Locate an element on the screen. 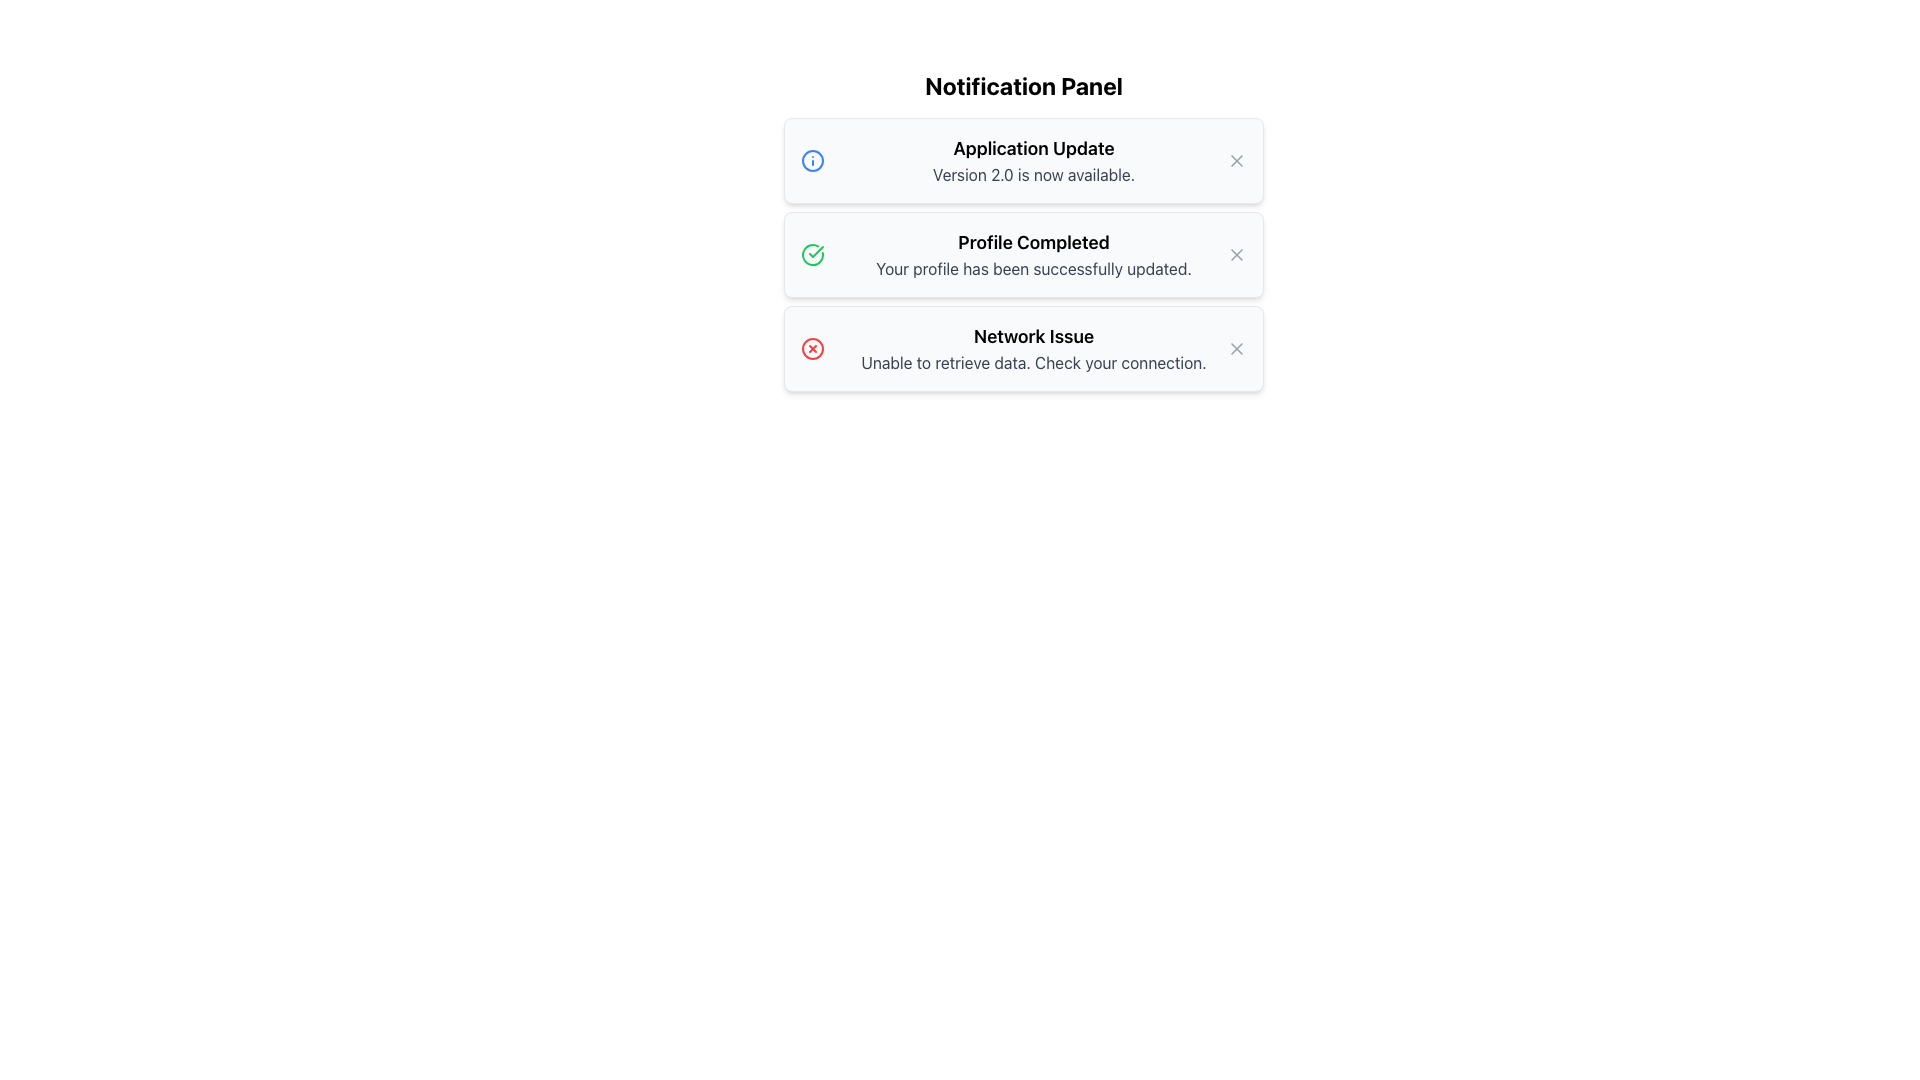 This screenshot has height=1080, width=1920. the visual appearance of the close icon in the top-right corner of the 'Application Update' notification panel is located at coordinates (1236, 160).